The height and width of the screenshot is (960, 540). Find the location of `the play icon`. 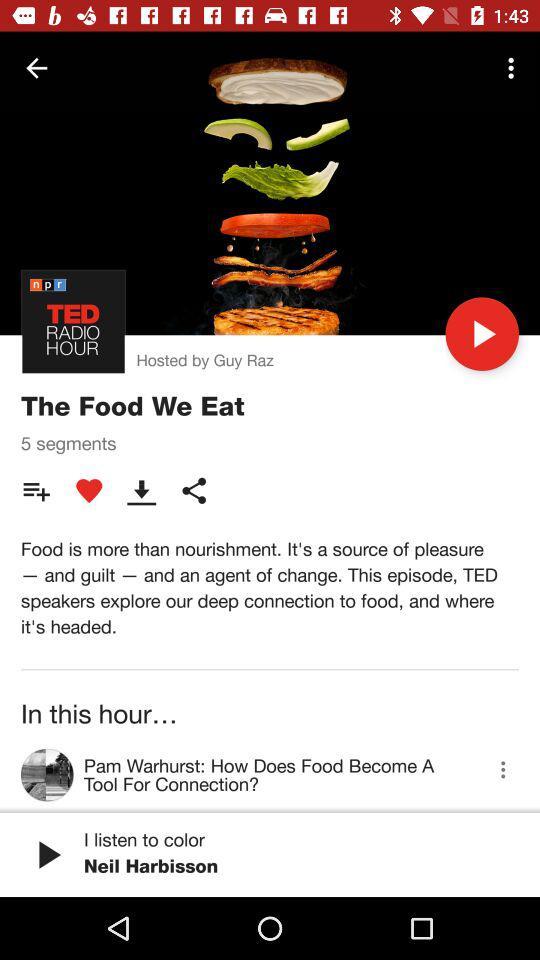

the play icon is located at coordinates (481, 334).